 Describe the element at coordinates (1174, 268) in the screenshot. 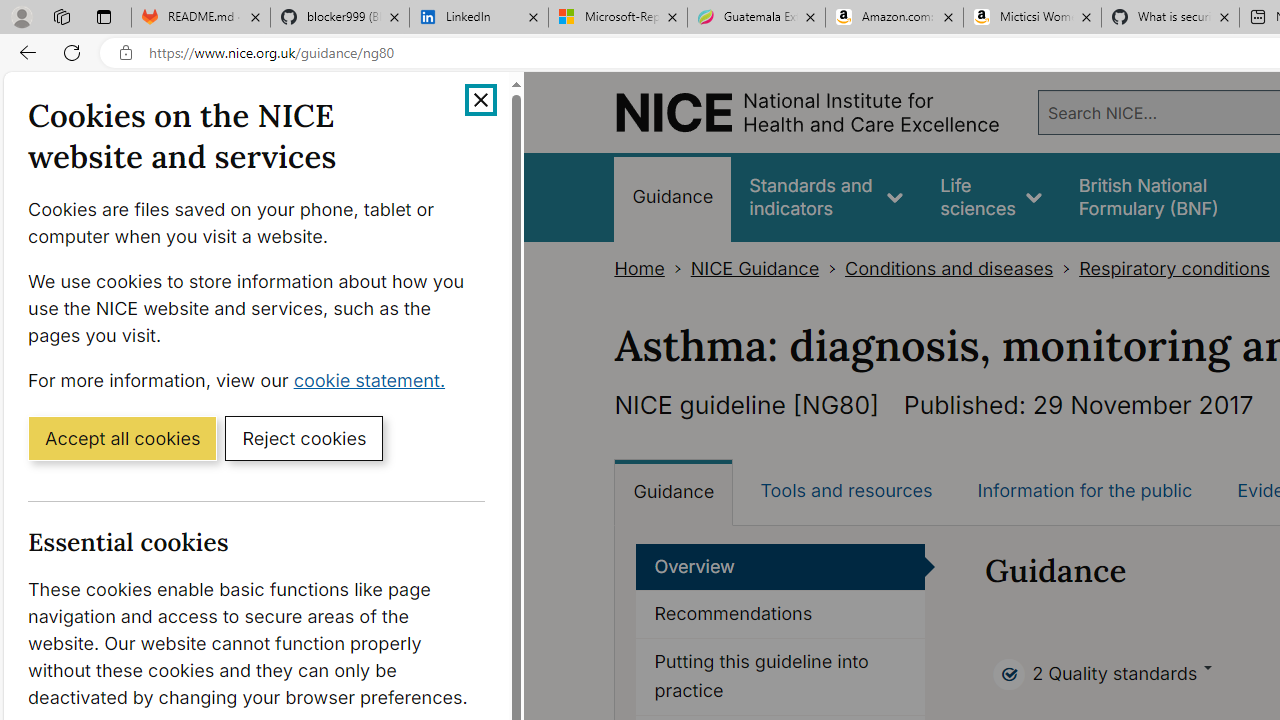

I see `'Respiratory conditions'` at that location.